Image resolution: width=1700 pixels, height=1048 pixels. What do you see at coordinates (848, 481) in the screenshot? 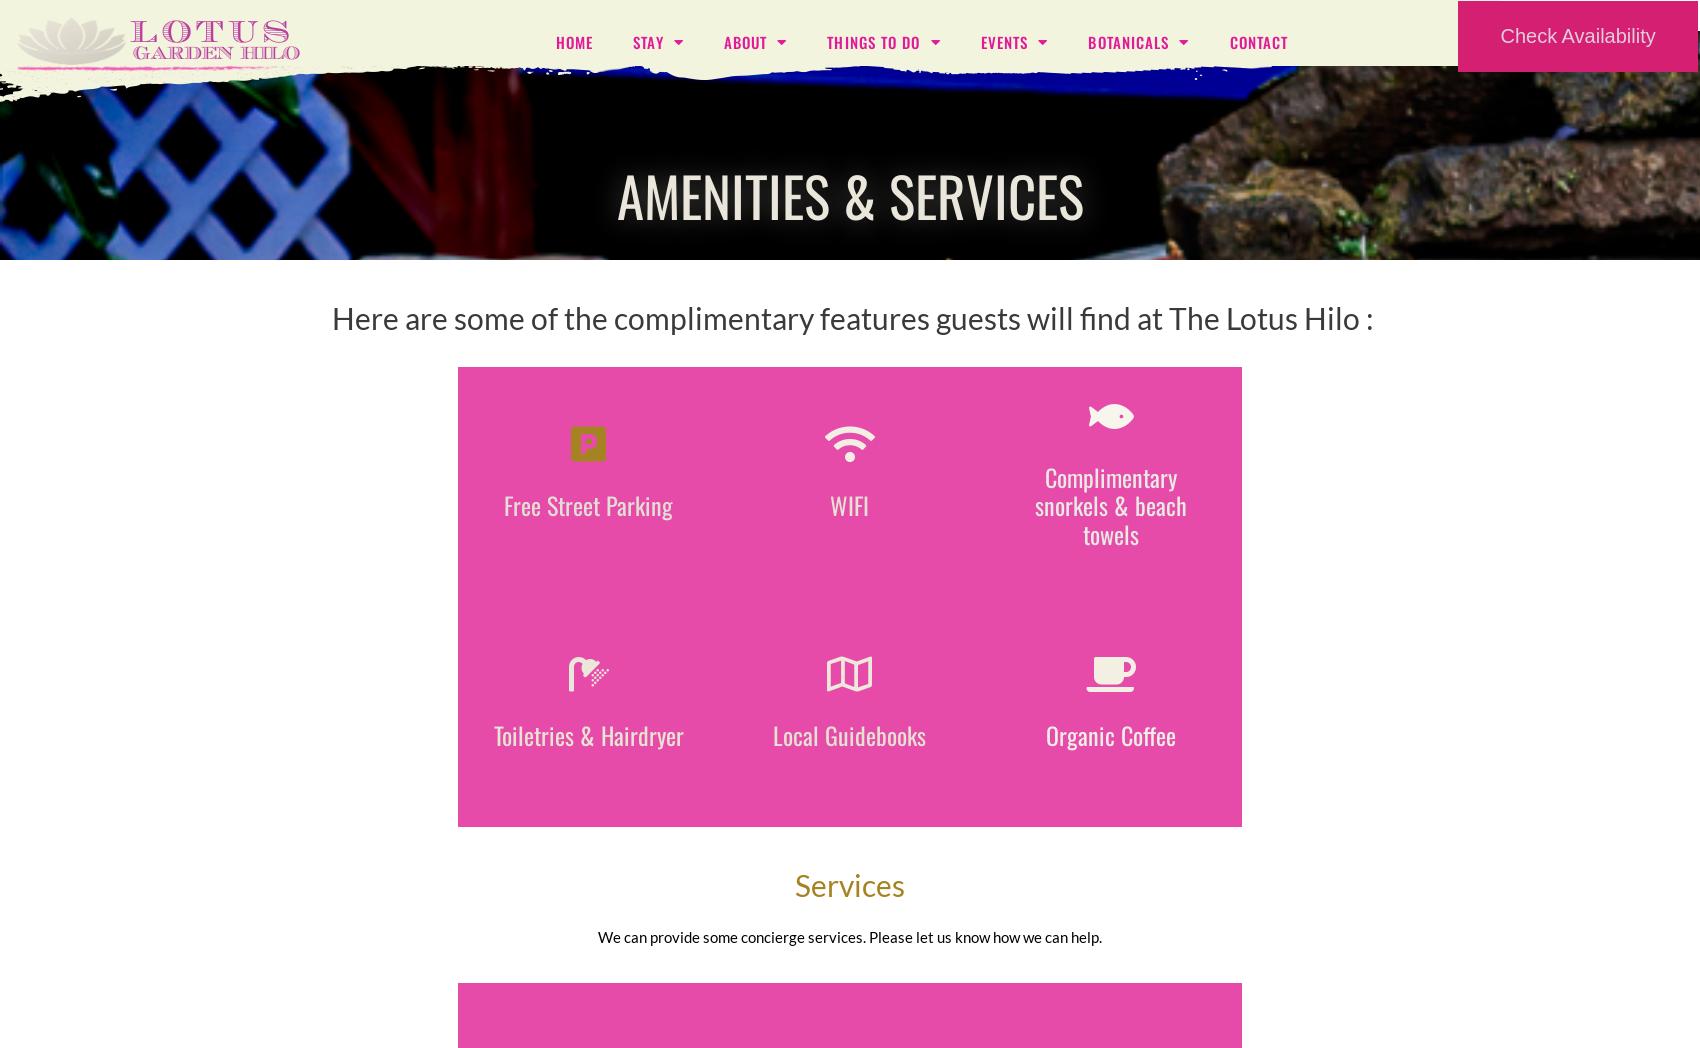
I see `'Free WIFI'` at bounding box center [848, 481].